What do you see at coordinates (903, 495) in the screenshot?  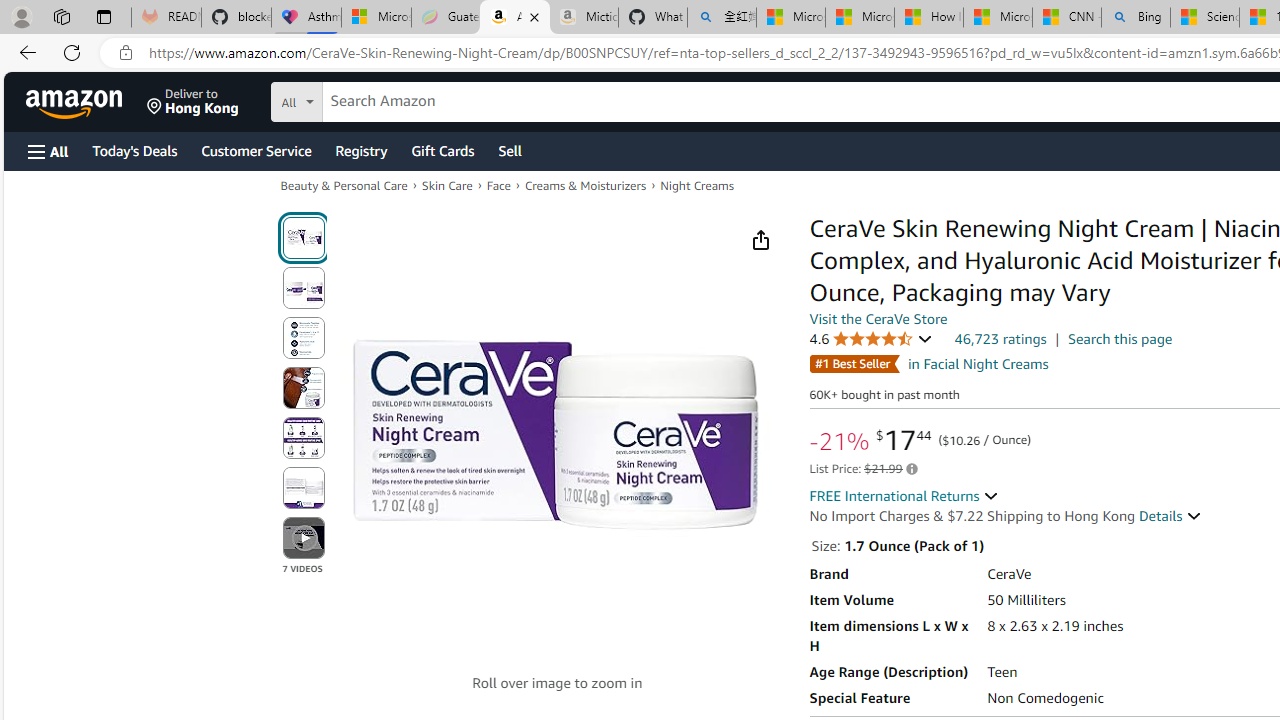 I see `'FREE International Returns '` at bounding box center [903, 495].